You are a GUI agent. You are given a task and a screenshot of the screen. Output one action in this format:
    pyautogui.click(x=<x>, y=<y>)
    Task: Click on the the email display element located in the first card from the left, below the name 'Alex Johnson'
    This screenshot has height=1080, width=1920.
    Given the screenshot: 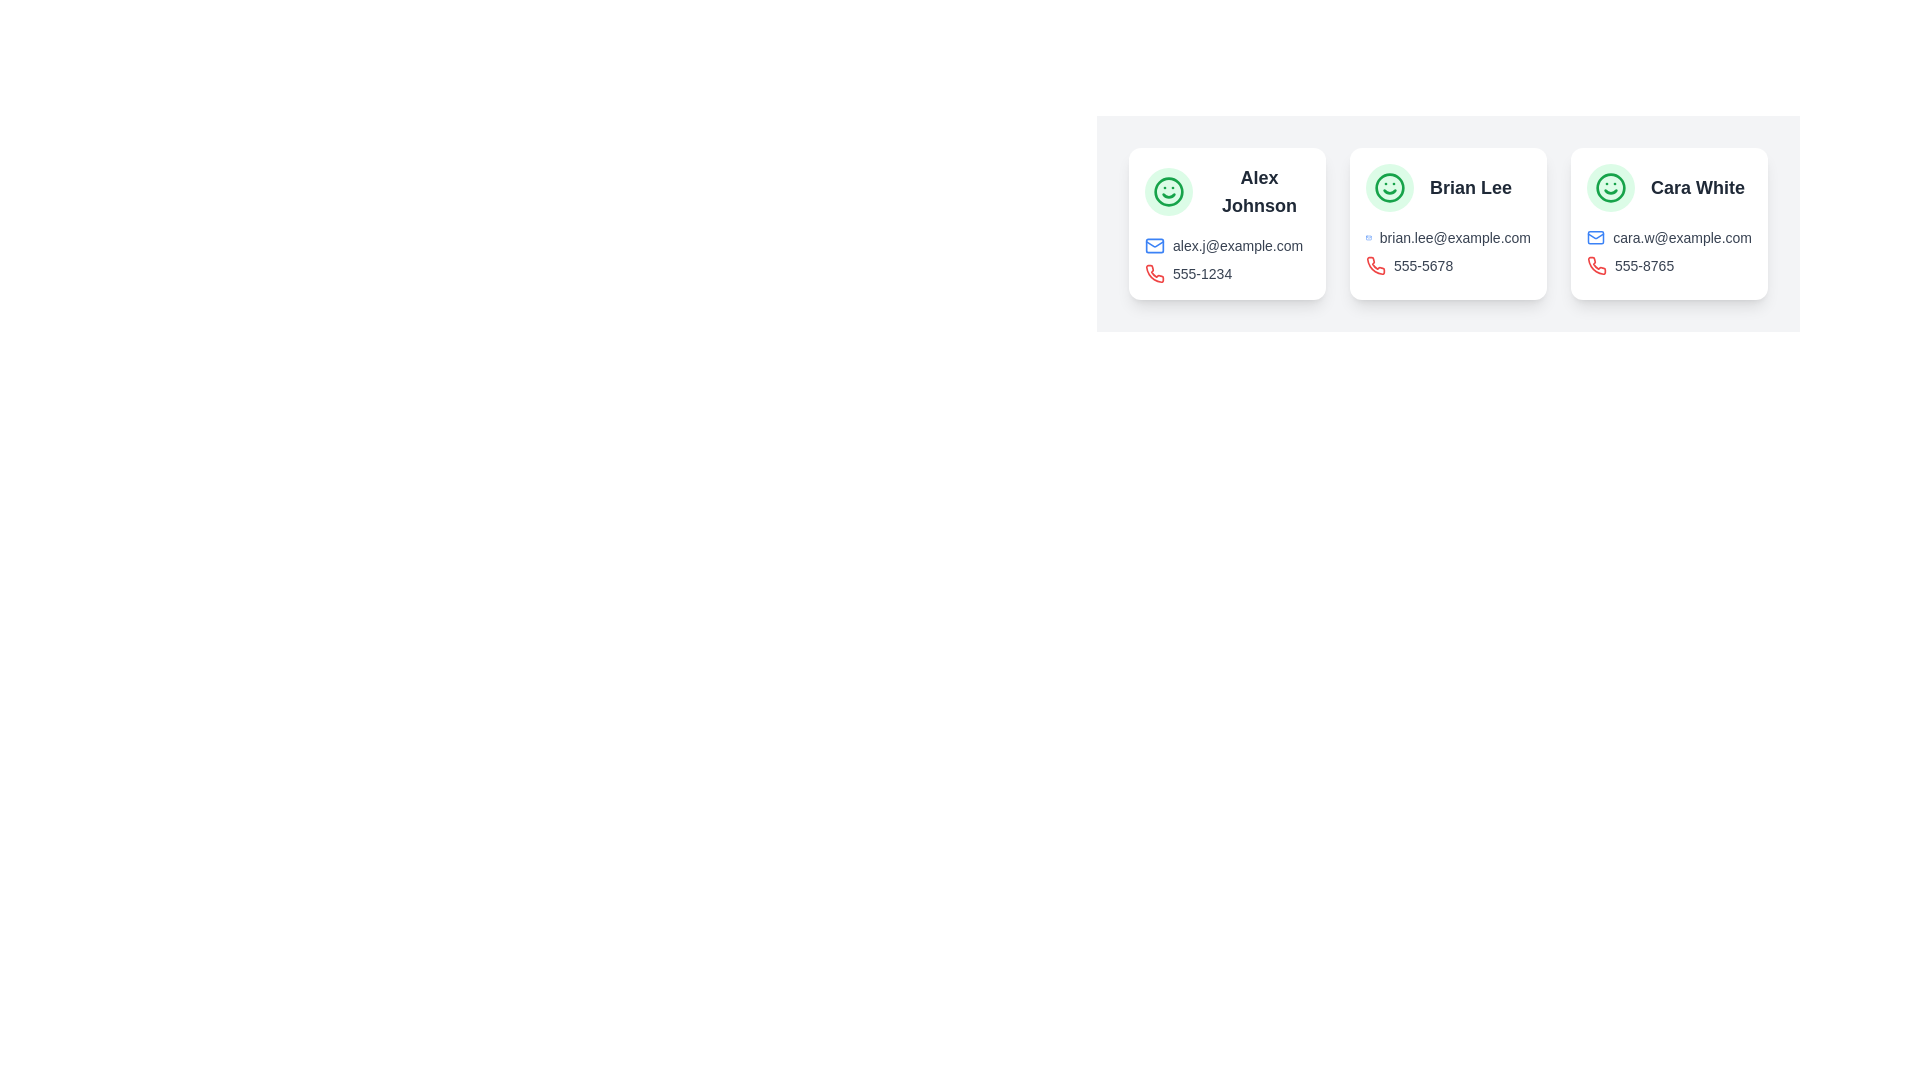 What is the action you would take?
    pyautogui.click(x=1226, y=245)
    